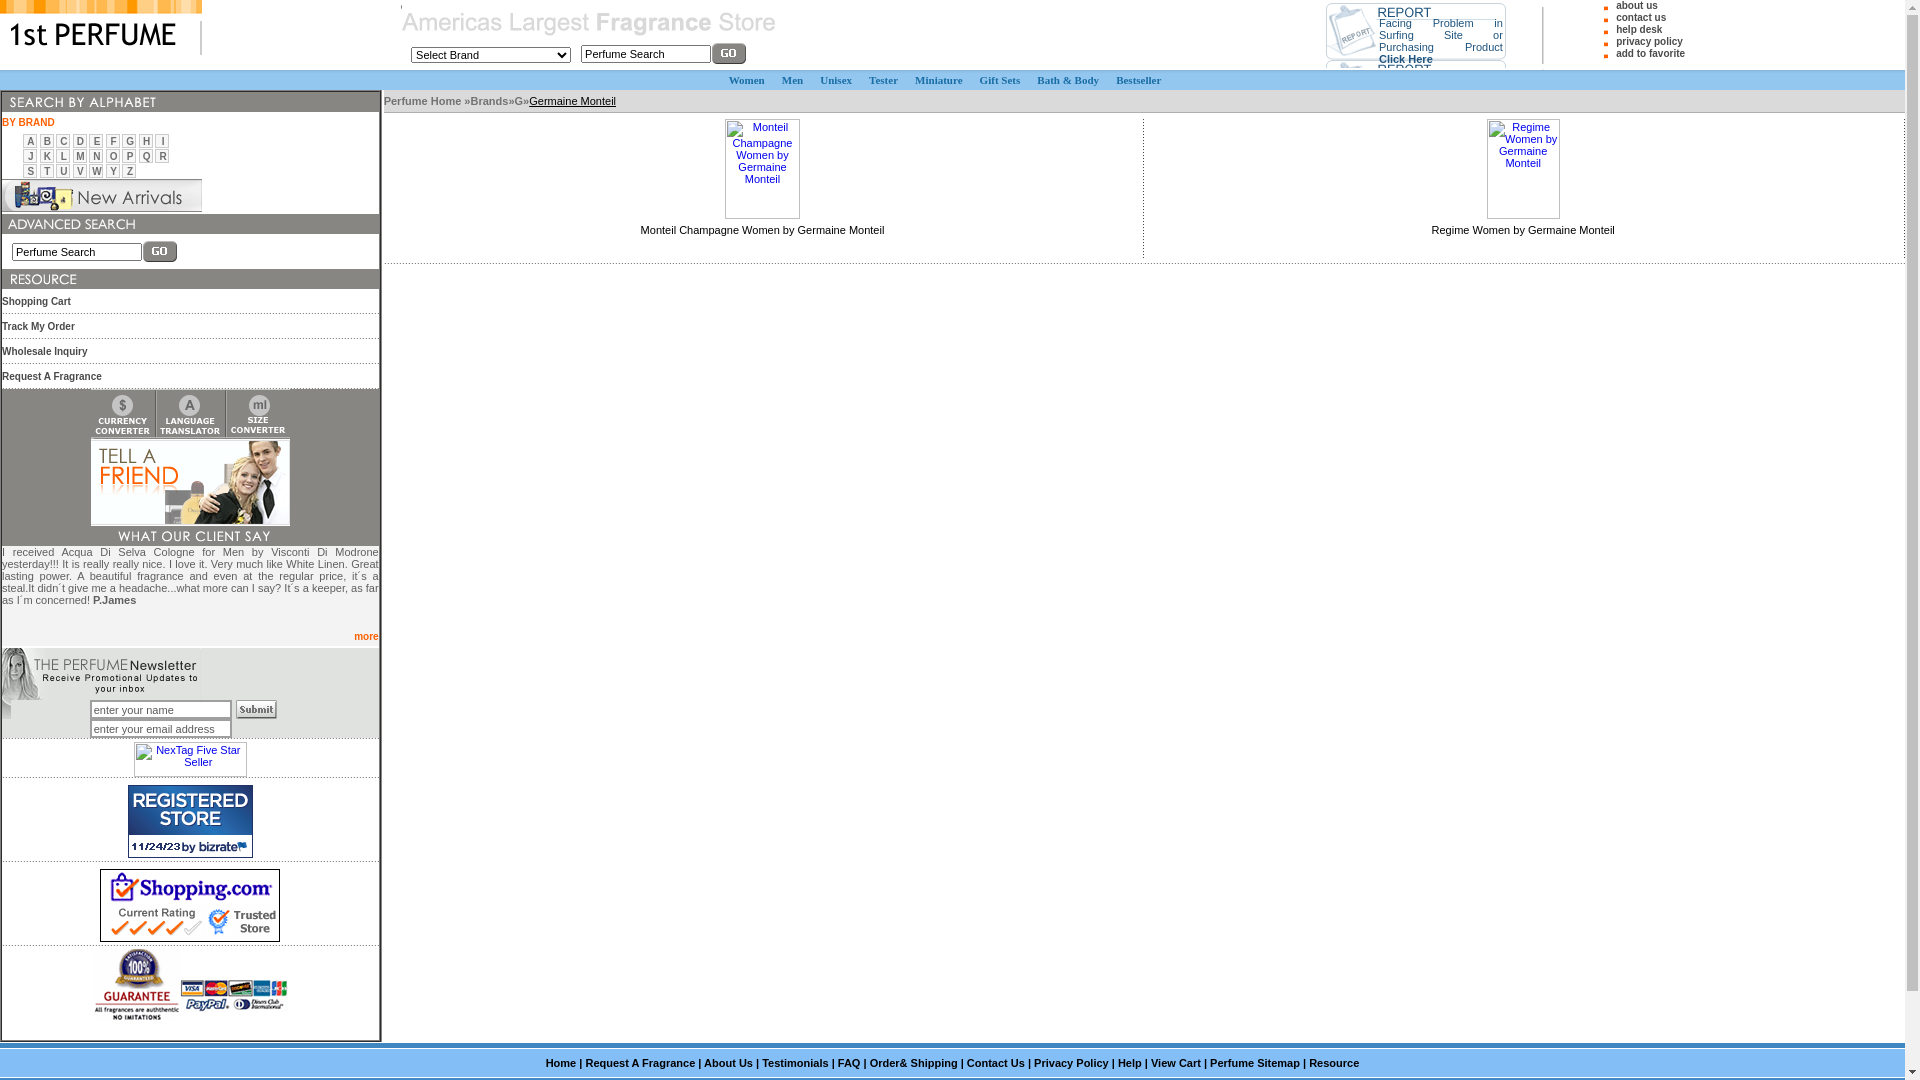 This screenshot has height=1080, width=1920. I want to click on 'Perfume Sitemap', so click(1253, 1062).